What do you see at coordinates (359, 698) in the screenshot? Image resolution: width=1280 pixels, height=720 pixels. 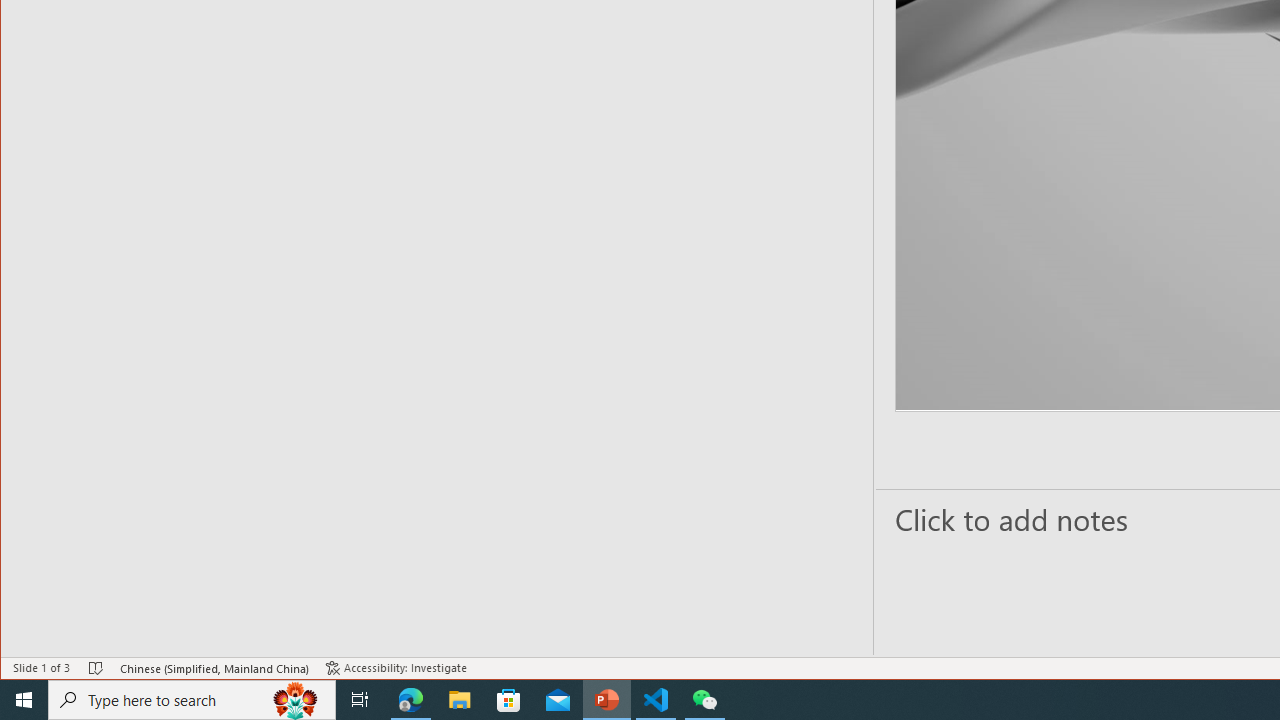 I see `'Task View'` at bounding box center [359, 698].